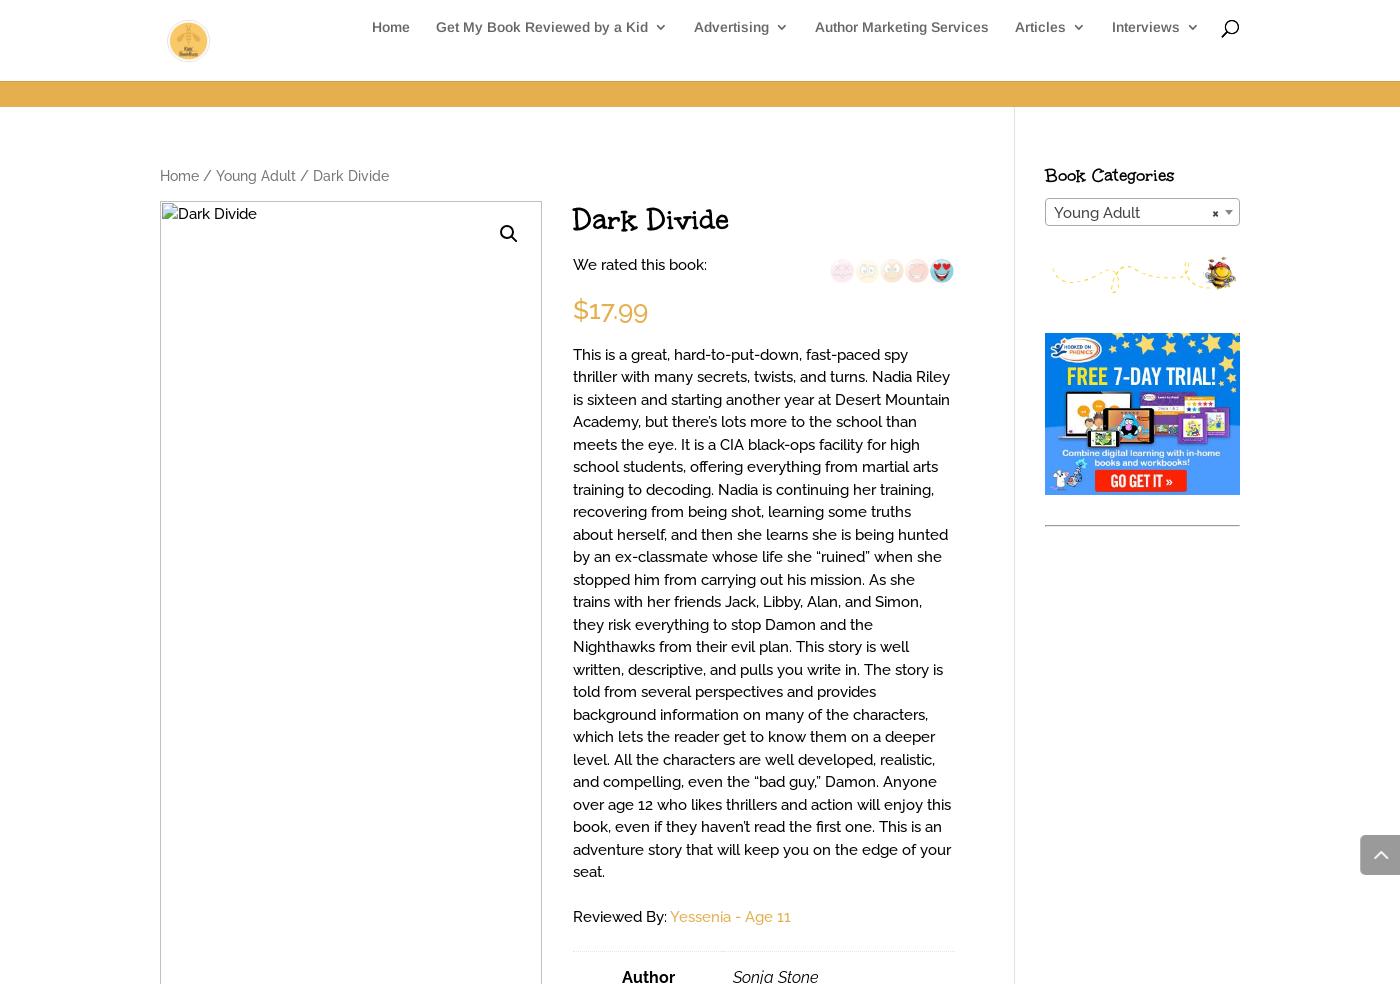 This screenshot has width=1400, height=984. Describe the element at coordinates (541, 53) in the screenshot. I see `'Get My Book Reviewed by a Kid'` at that location.